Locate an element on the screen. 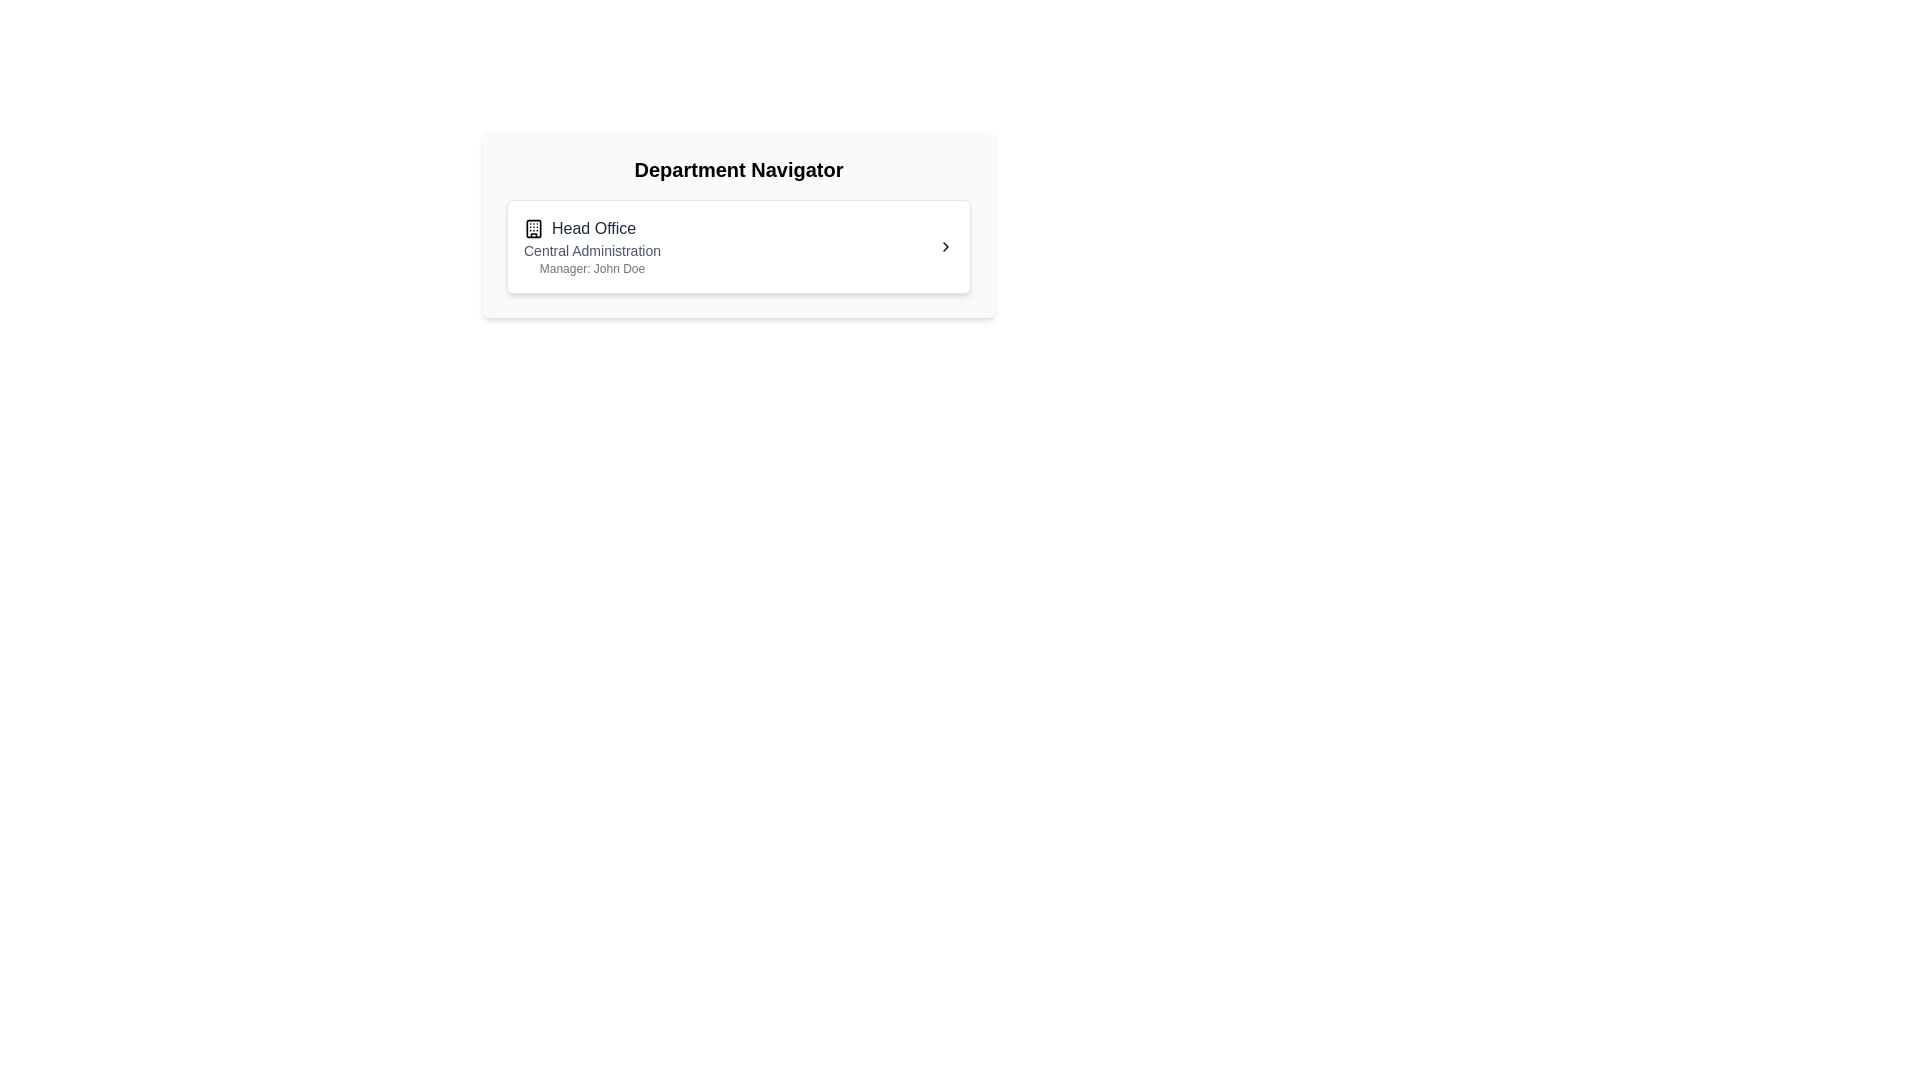 Image resolution: width=1920 pixels, height=1080 pixels. the 'Head Office' informational group is located at coordinates (591, 245).